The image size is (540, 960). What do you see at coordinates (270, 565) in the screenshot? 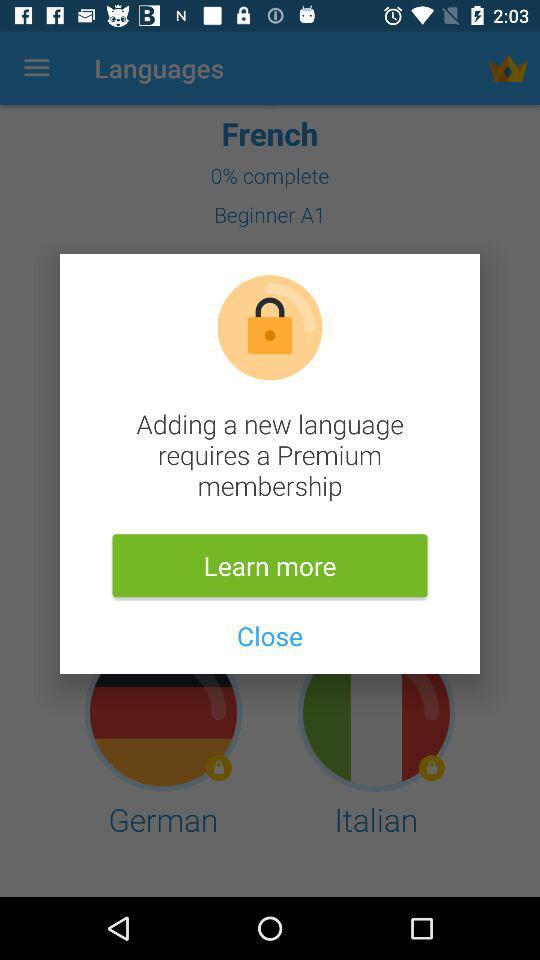
I see `learn more` at bounding box center [270, 565].